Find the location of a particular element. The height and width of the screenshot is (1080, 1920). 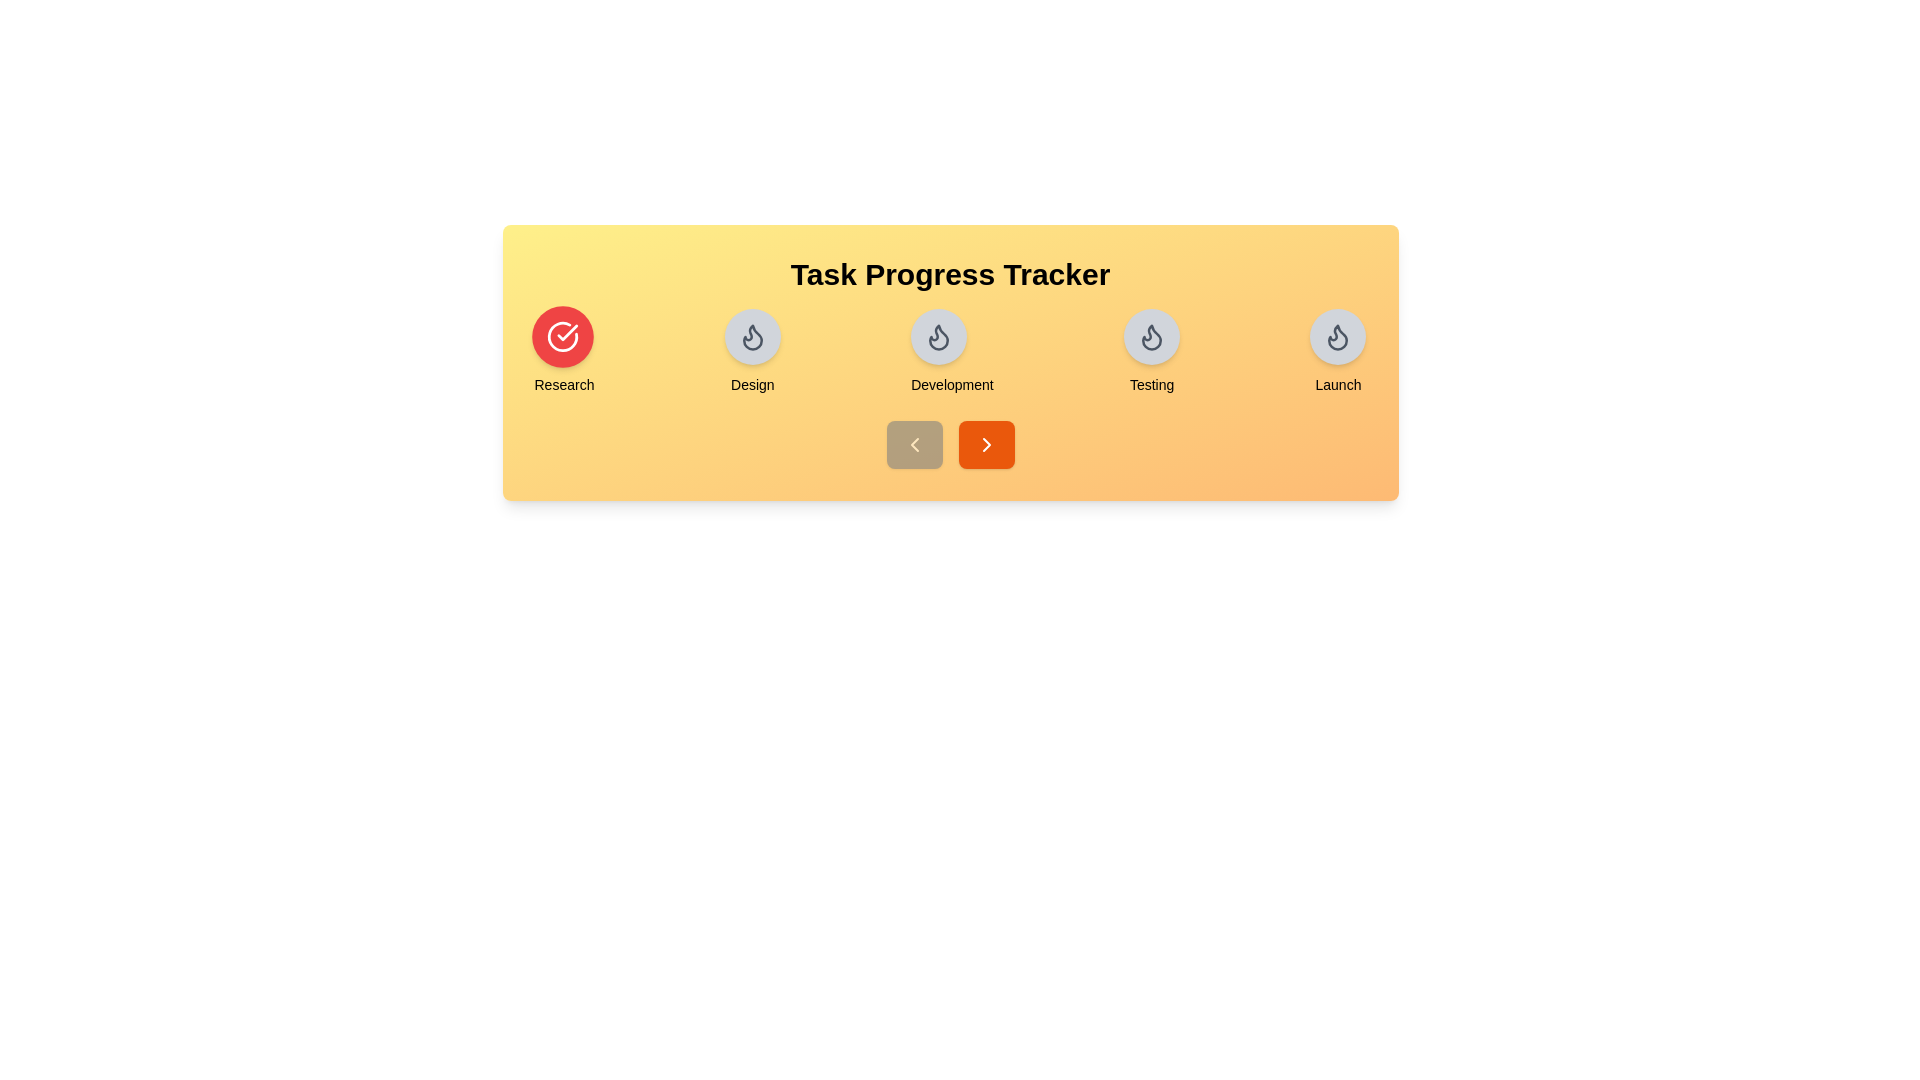

the 'Testing' stage icon in the Task Progress Tracker, which is the fourth element in a horizontal sequence, located between 'Development' and 'Launch' is located at coordinates (1152, 352).